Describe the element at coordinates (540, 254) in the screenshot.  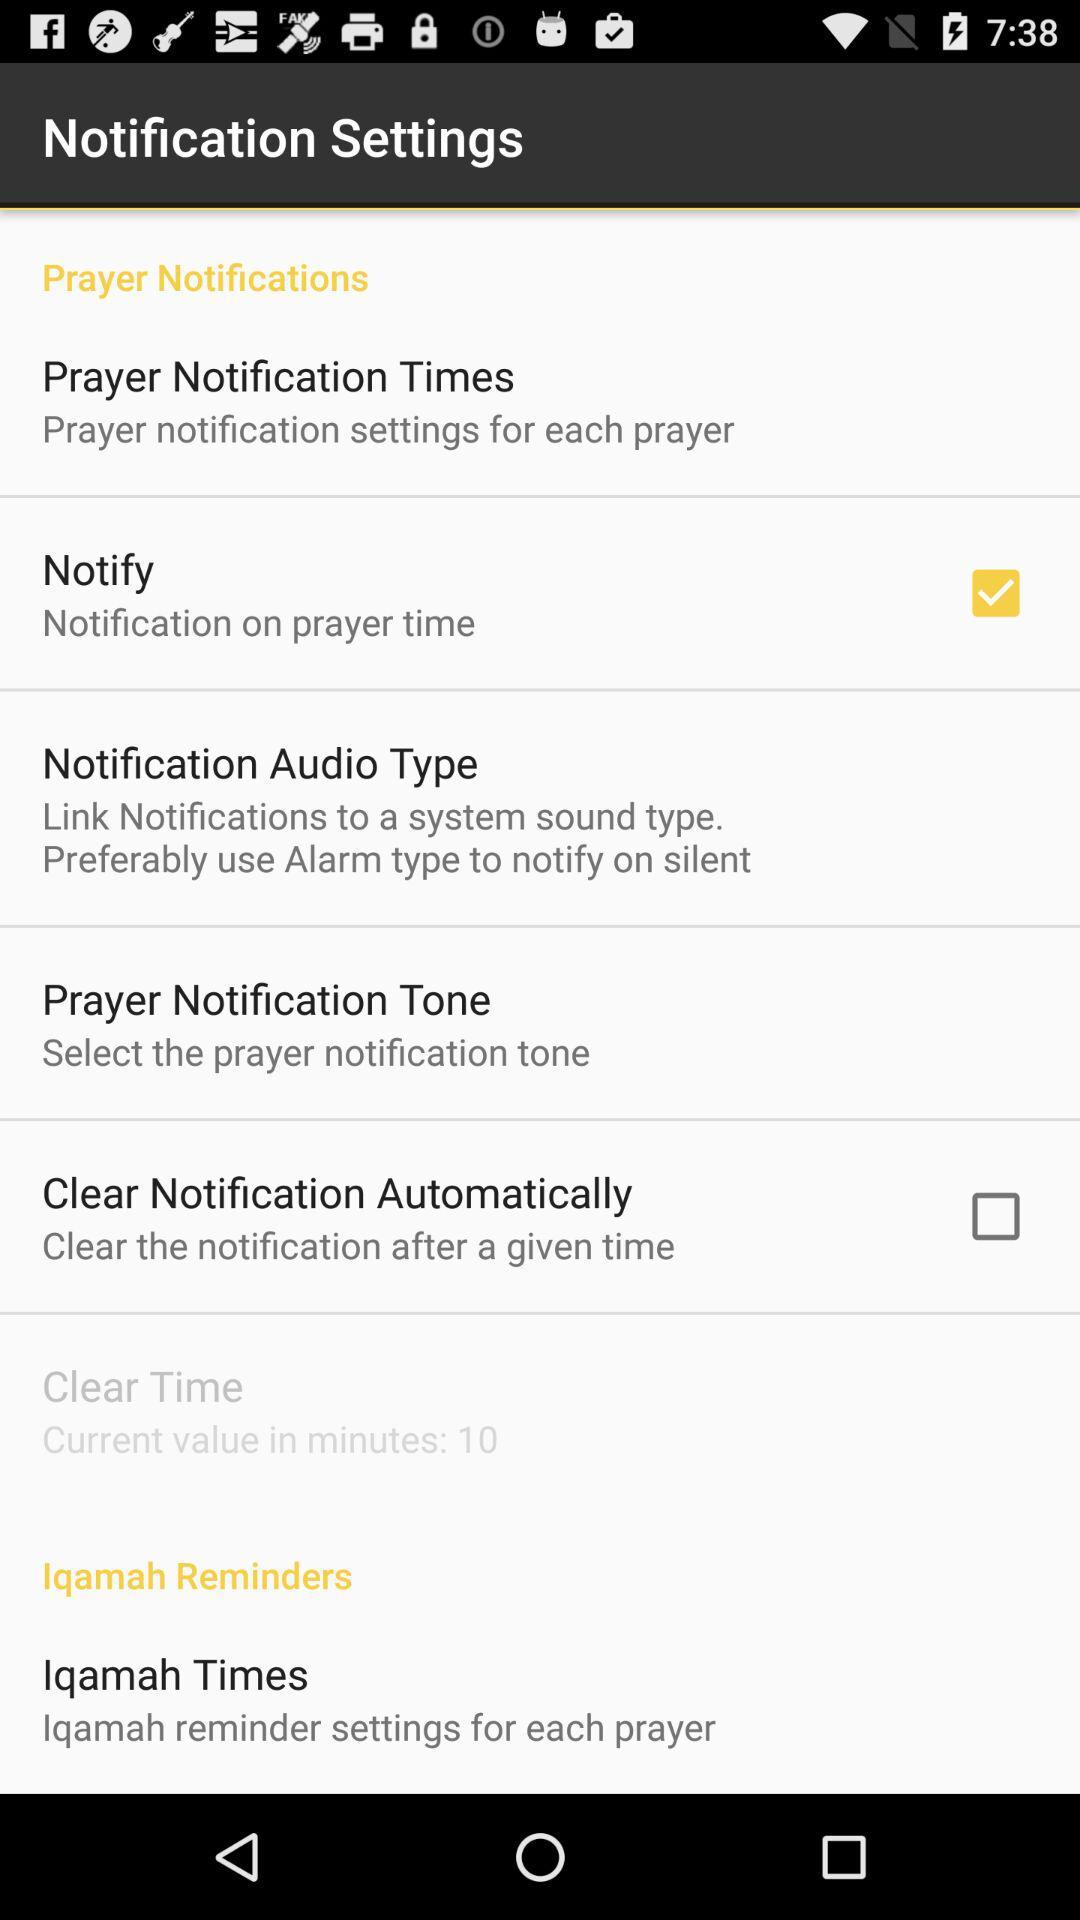
I see `prayer notifications icon` at that location.